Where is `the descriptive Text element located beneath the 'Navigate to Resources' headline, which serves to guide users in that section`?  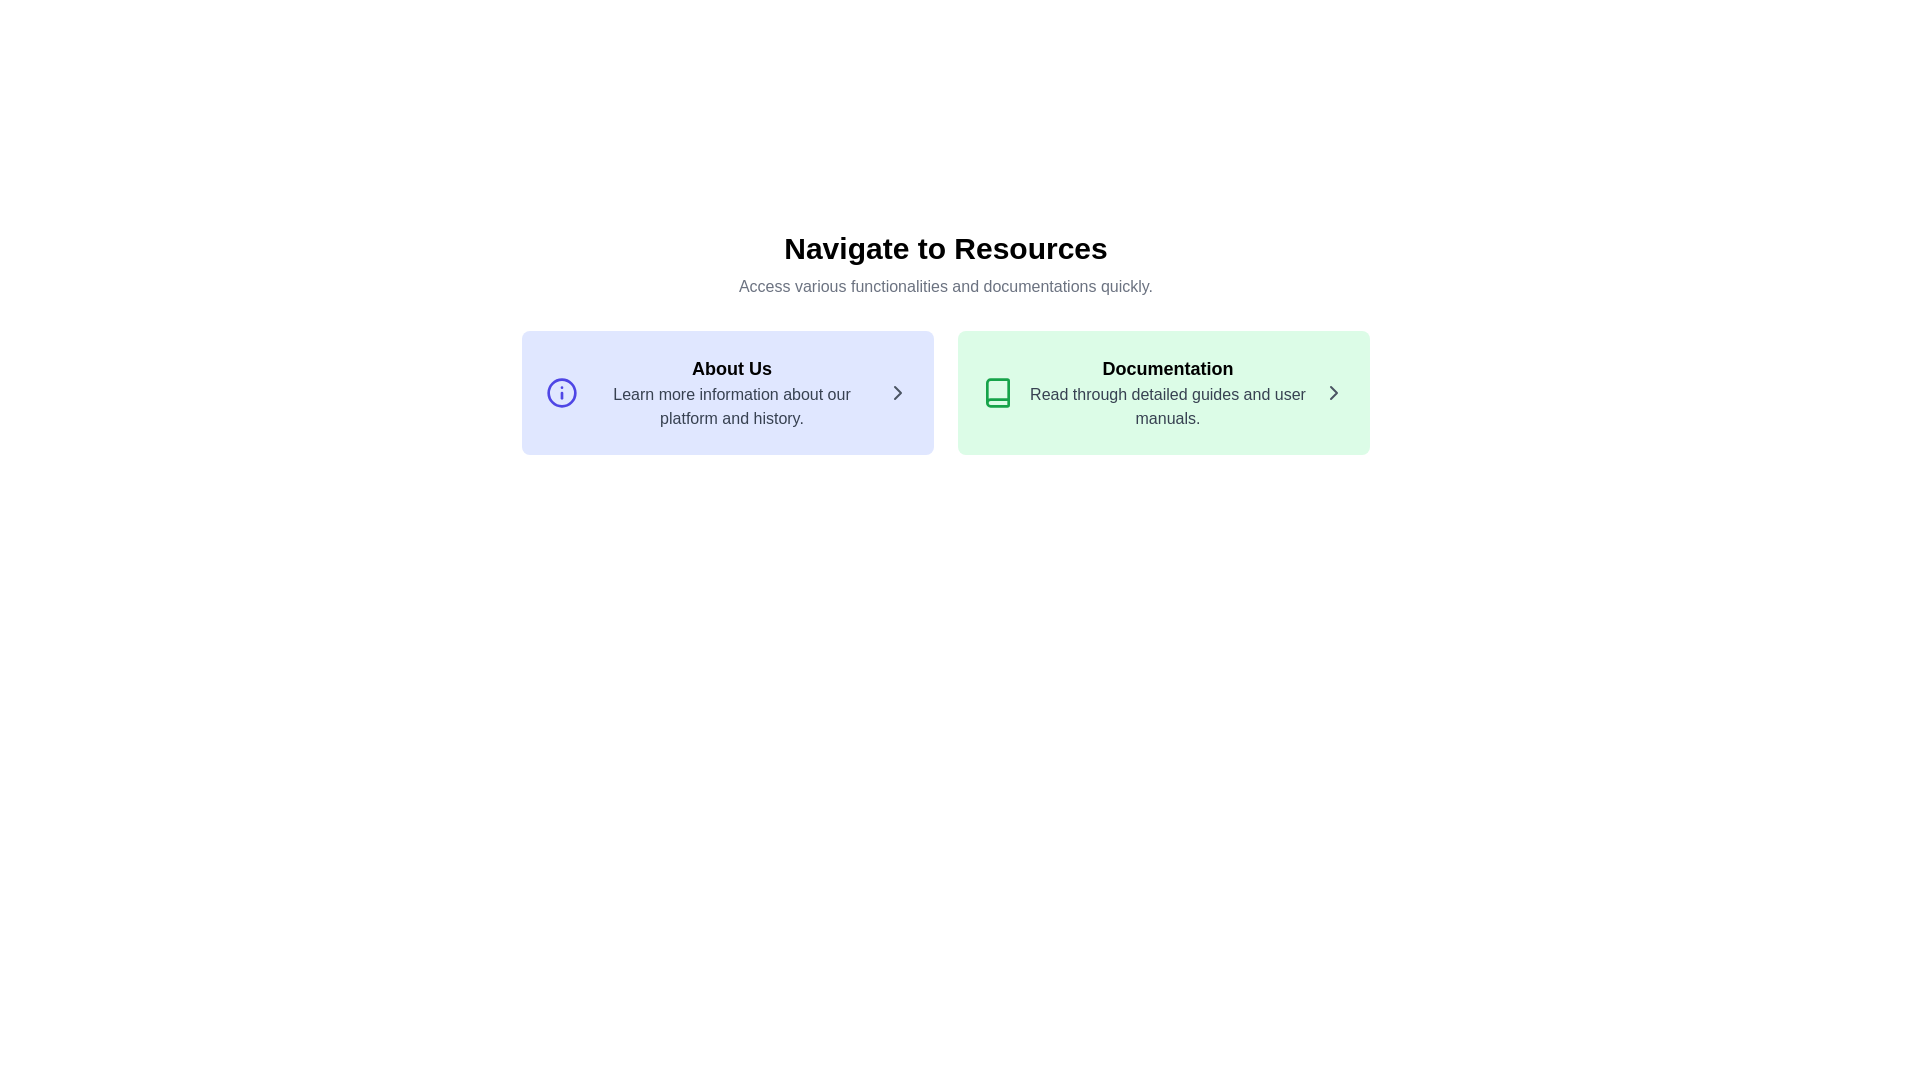 the descriptive Text element located beneath the 'Navigate to Resources' headline, which serves to guide users in that section is located at coordinates (944, 286).